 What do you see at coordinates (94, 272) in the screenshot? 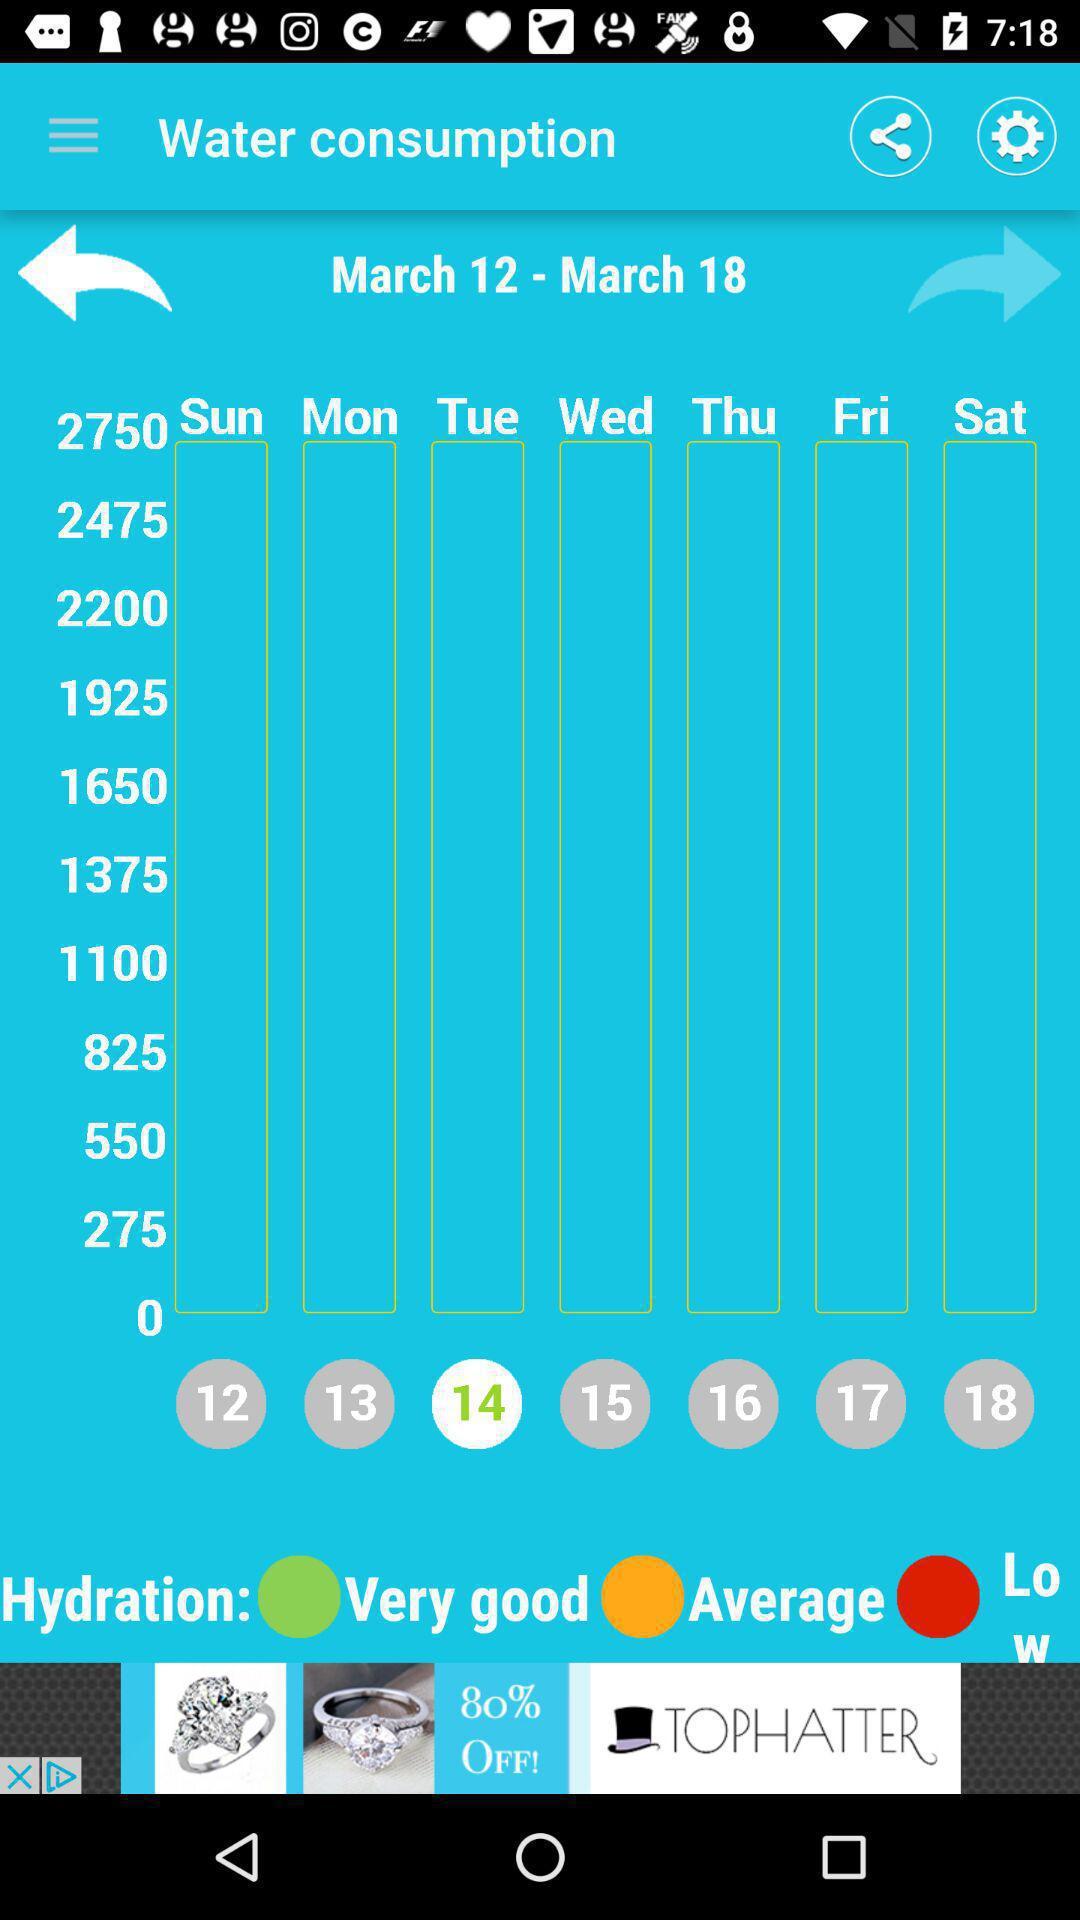
I see `the reply icon` at bounding box center [94, 272].